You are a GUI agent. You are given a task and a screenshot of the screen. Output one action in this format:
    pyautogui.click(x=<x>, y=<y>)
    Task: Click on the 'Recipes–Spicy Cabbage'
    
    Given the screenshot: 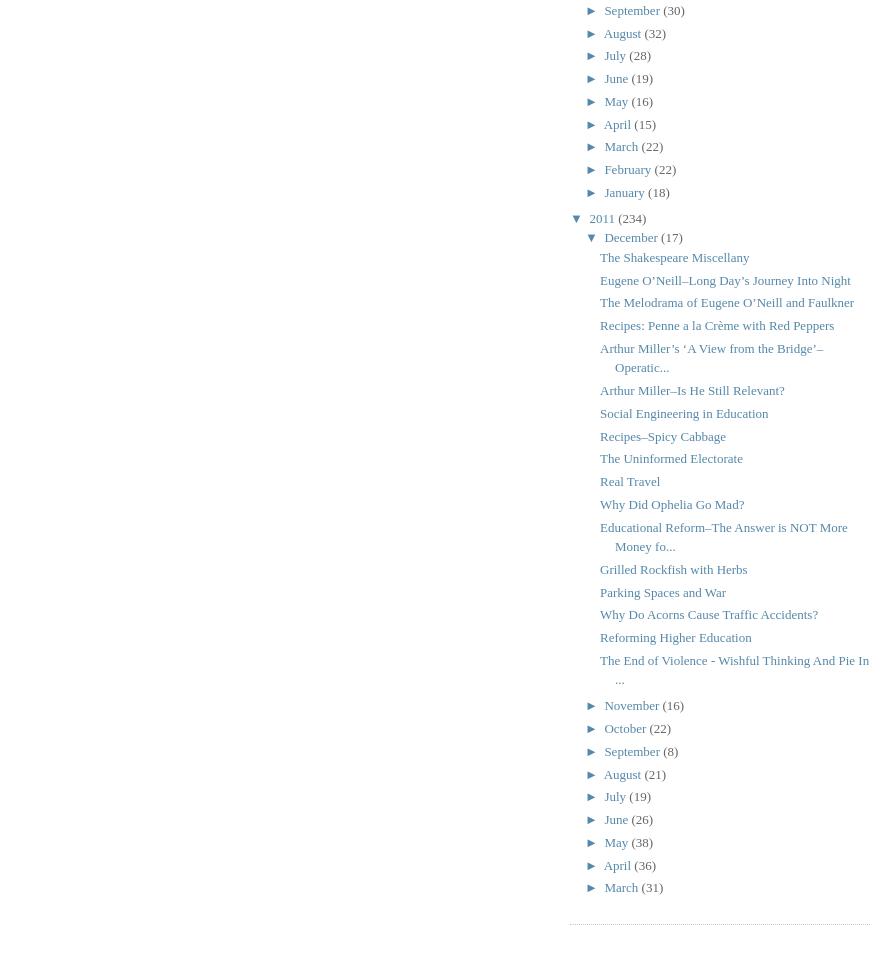 What is the action you would take?
    pyautogui.click(x=661, y=434)
    